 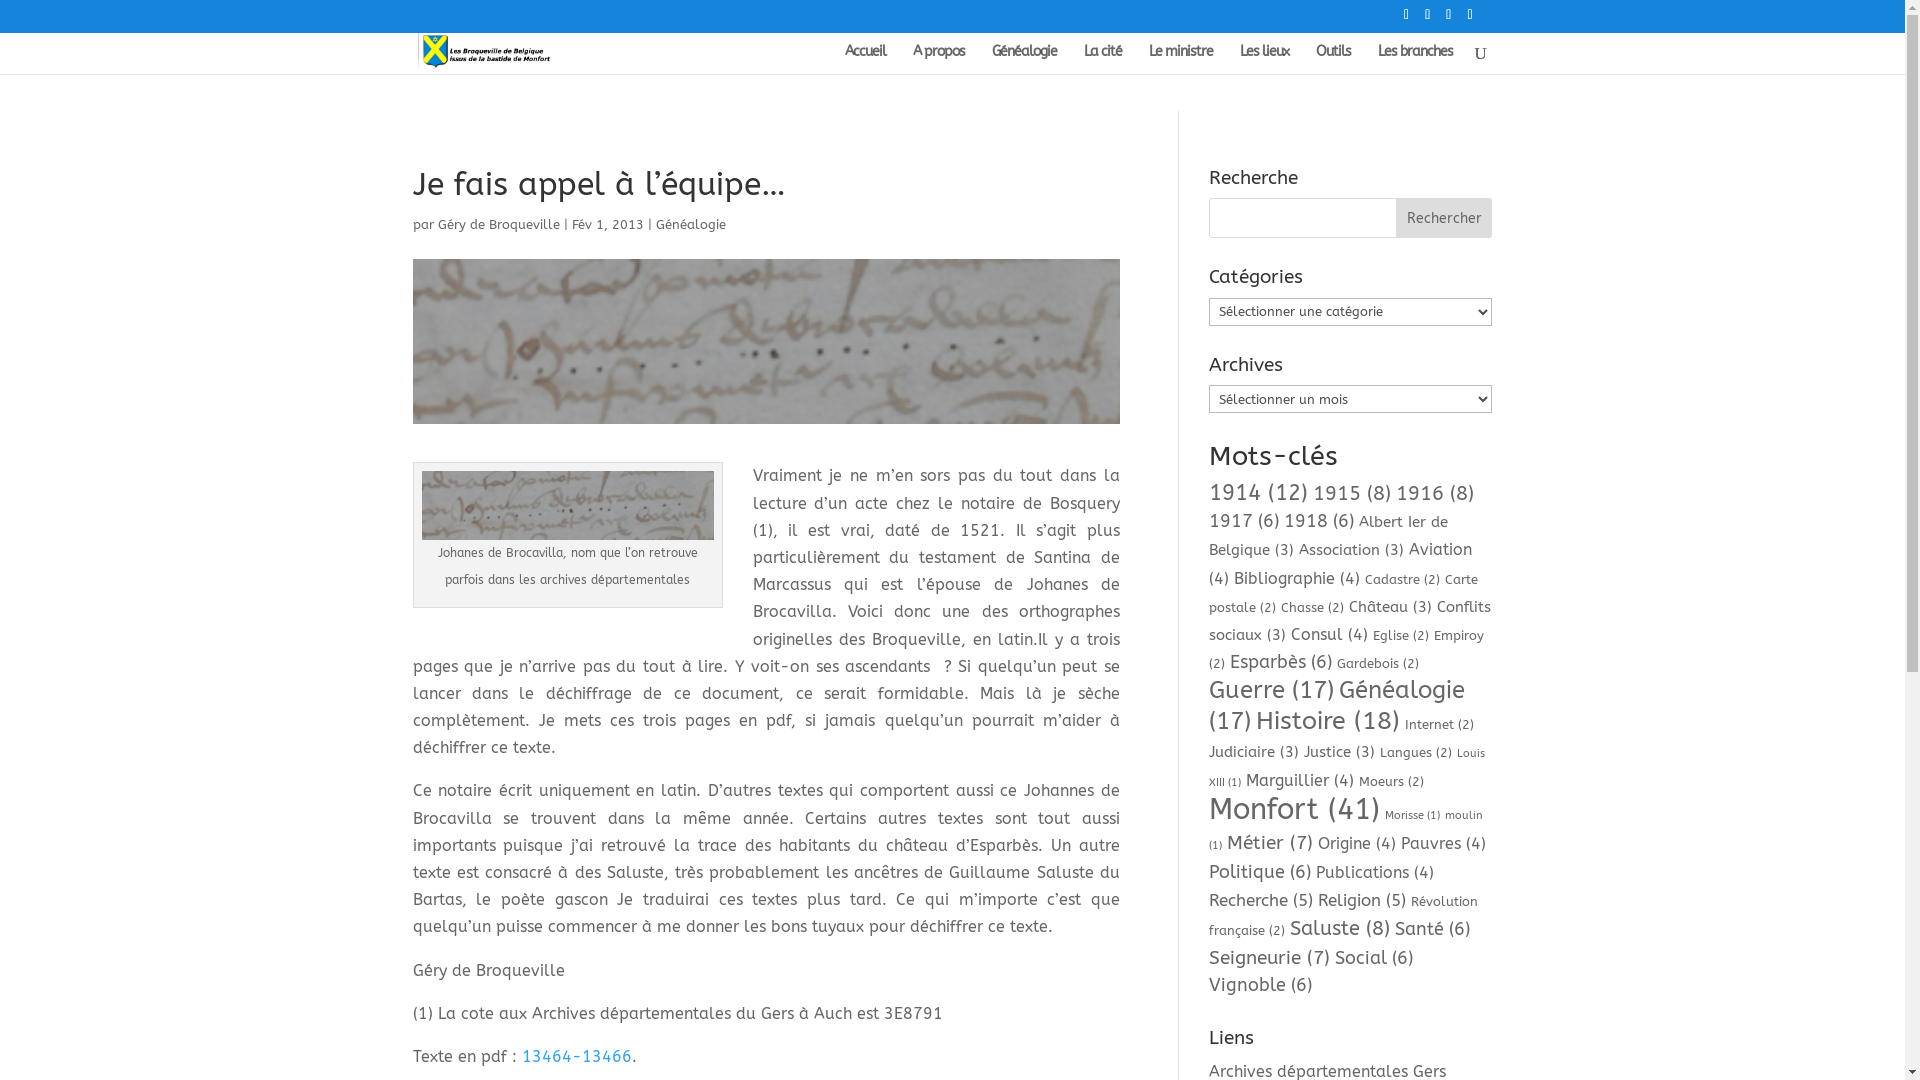 I want to click on '1917 (6)', so click(x=1242, y=519).